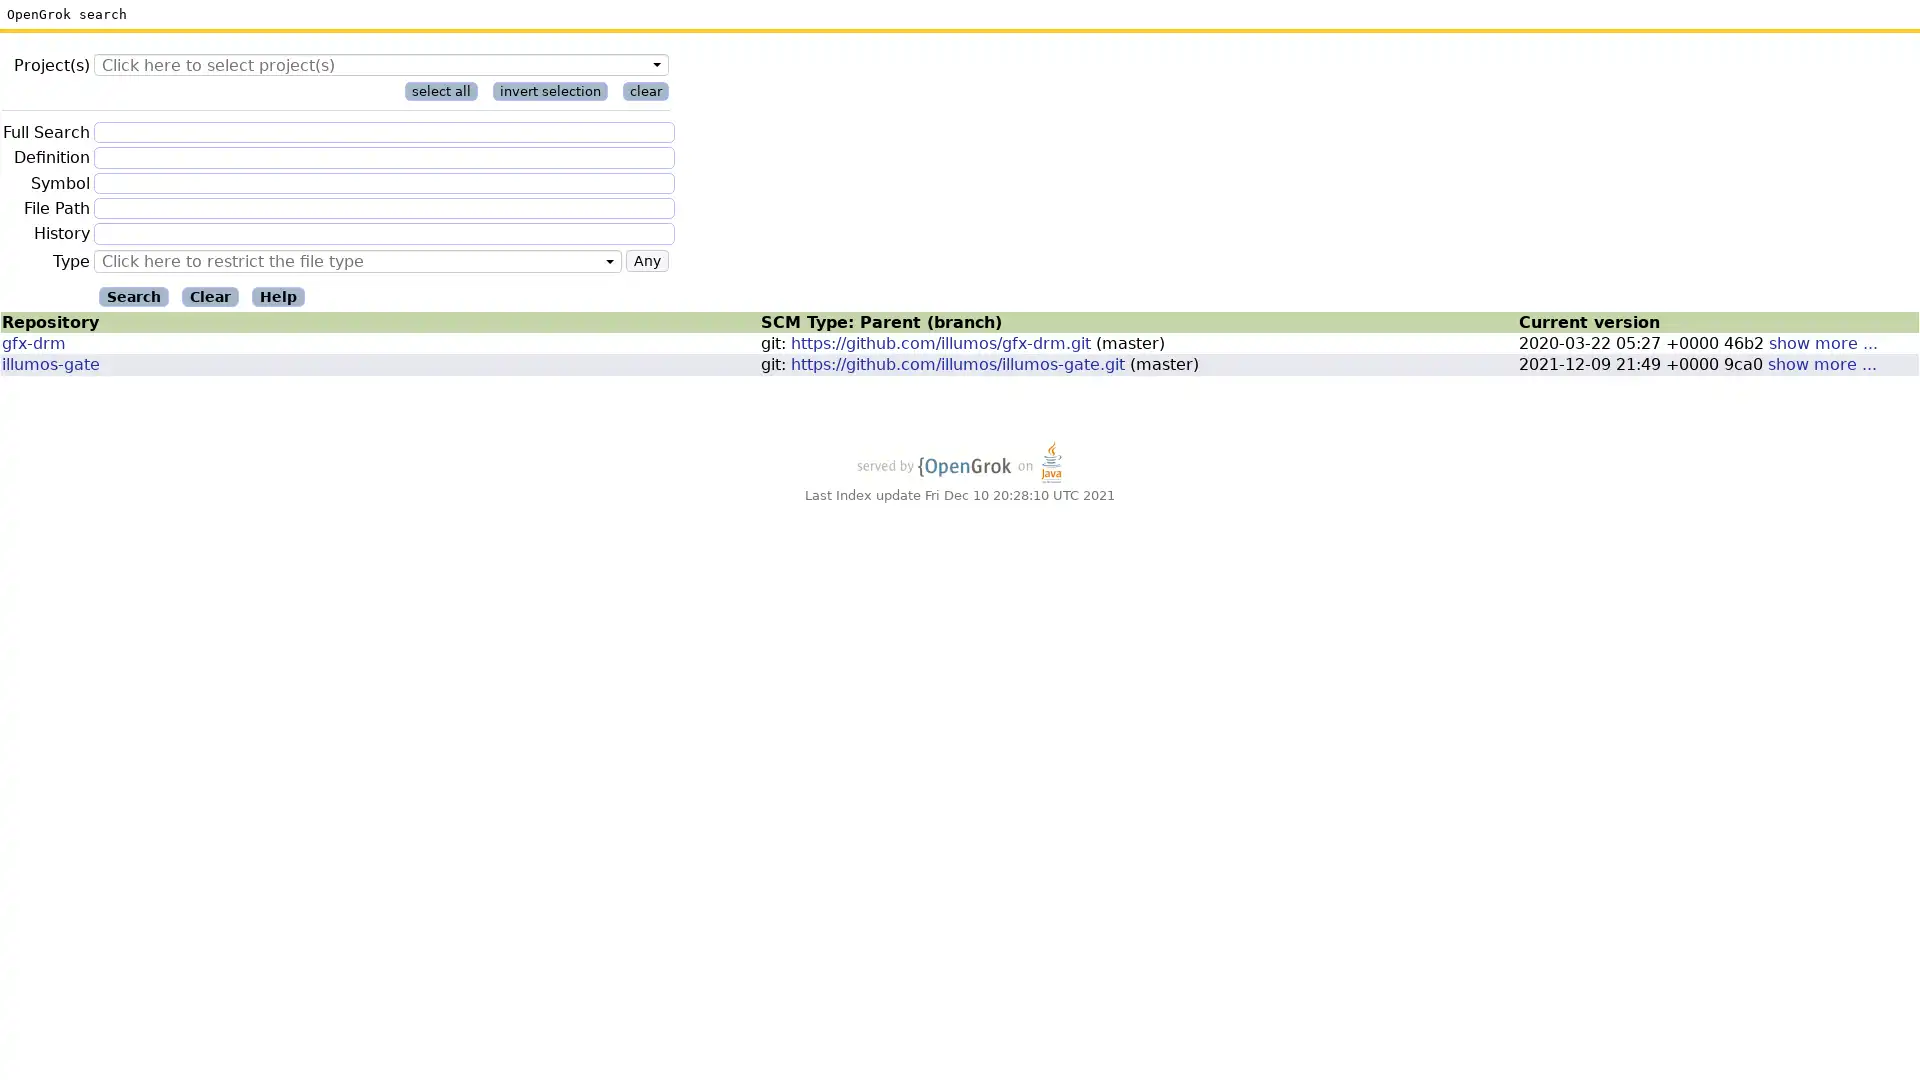 The image size is (1920, 1080). Describe the element at coordinates (440, 91) in the screenshot. I see `select all` at that location.